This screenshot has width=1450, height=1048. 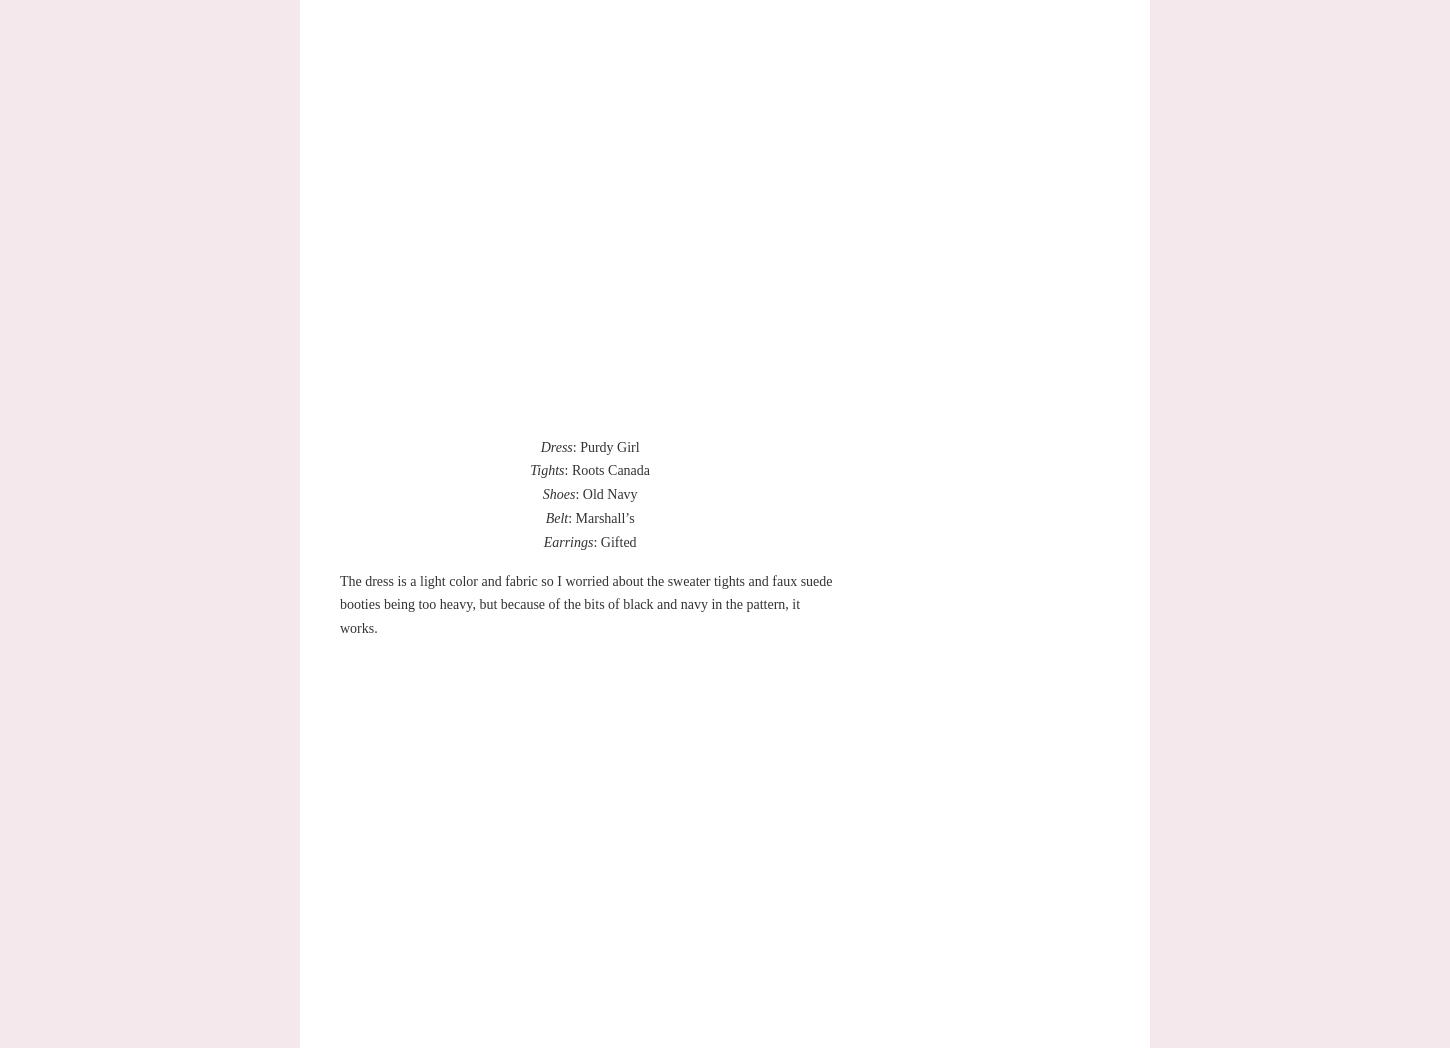 I want to click on ': Gifted', so click(x=593, y=540).